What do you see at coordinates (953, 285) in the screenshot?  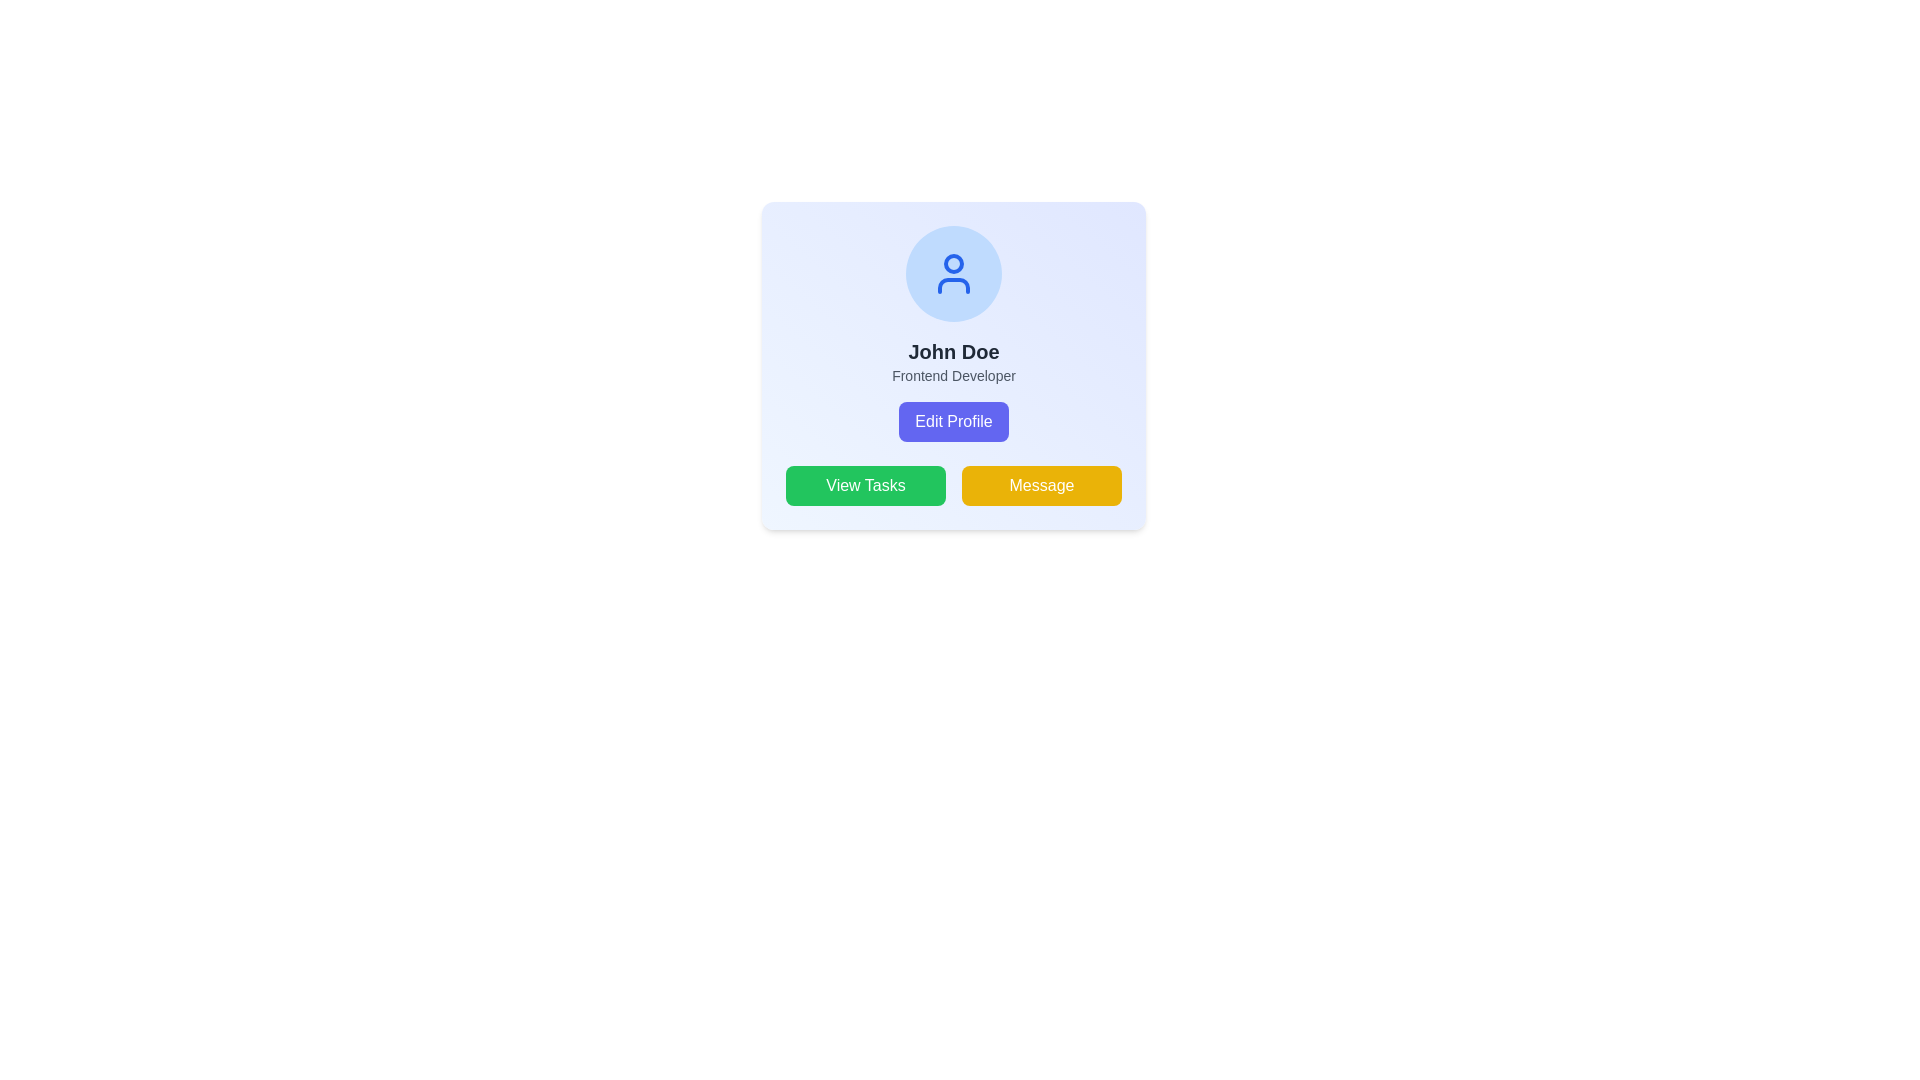 I see `the lower component of the SVG user icon, which is part of the 'lucide-user' class, located in the top section of the center card above the text 'John Doe'` at bounding box center [953, 285].